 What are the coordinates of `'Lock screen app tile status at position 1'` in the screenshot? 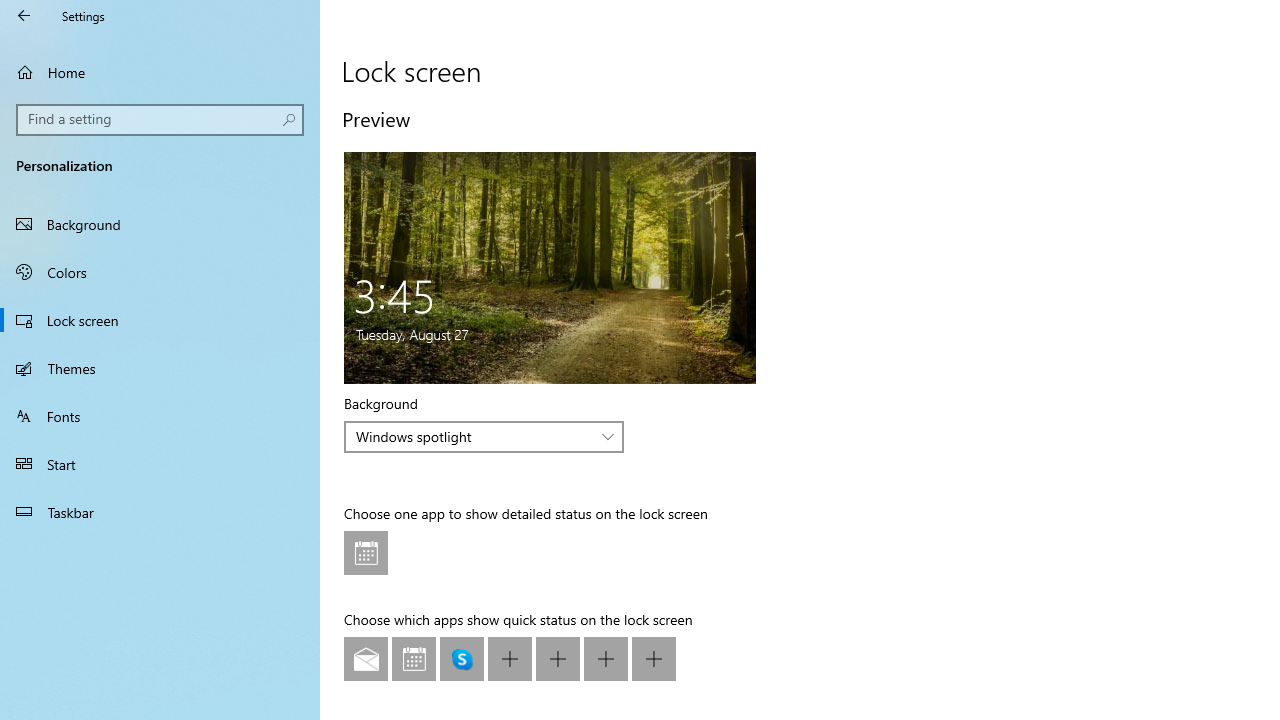 It's located at (366, 553).